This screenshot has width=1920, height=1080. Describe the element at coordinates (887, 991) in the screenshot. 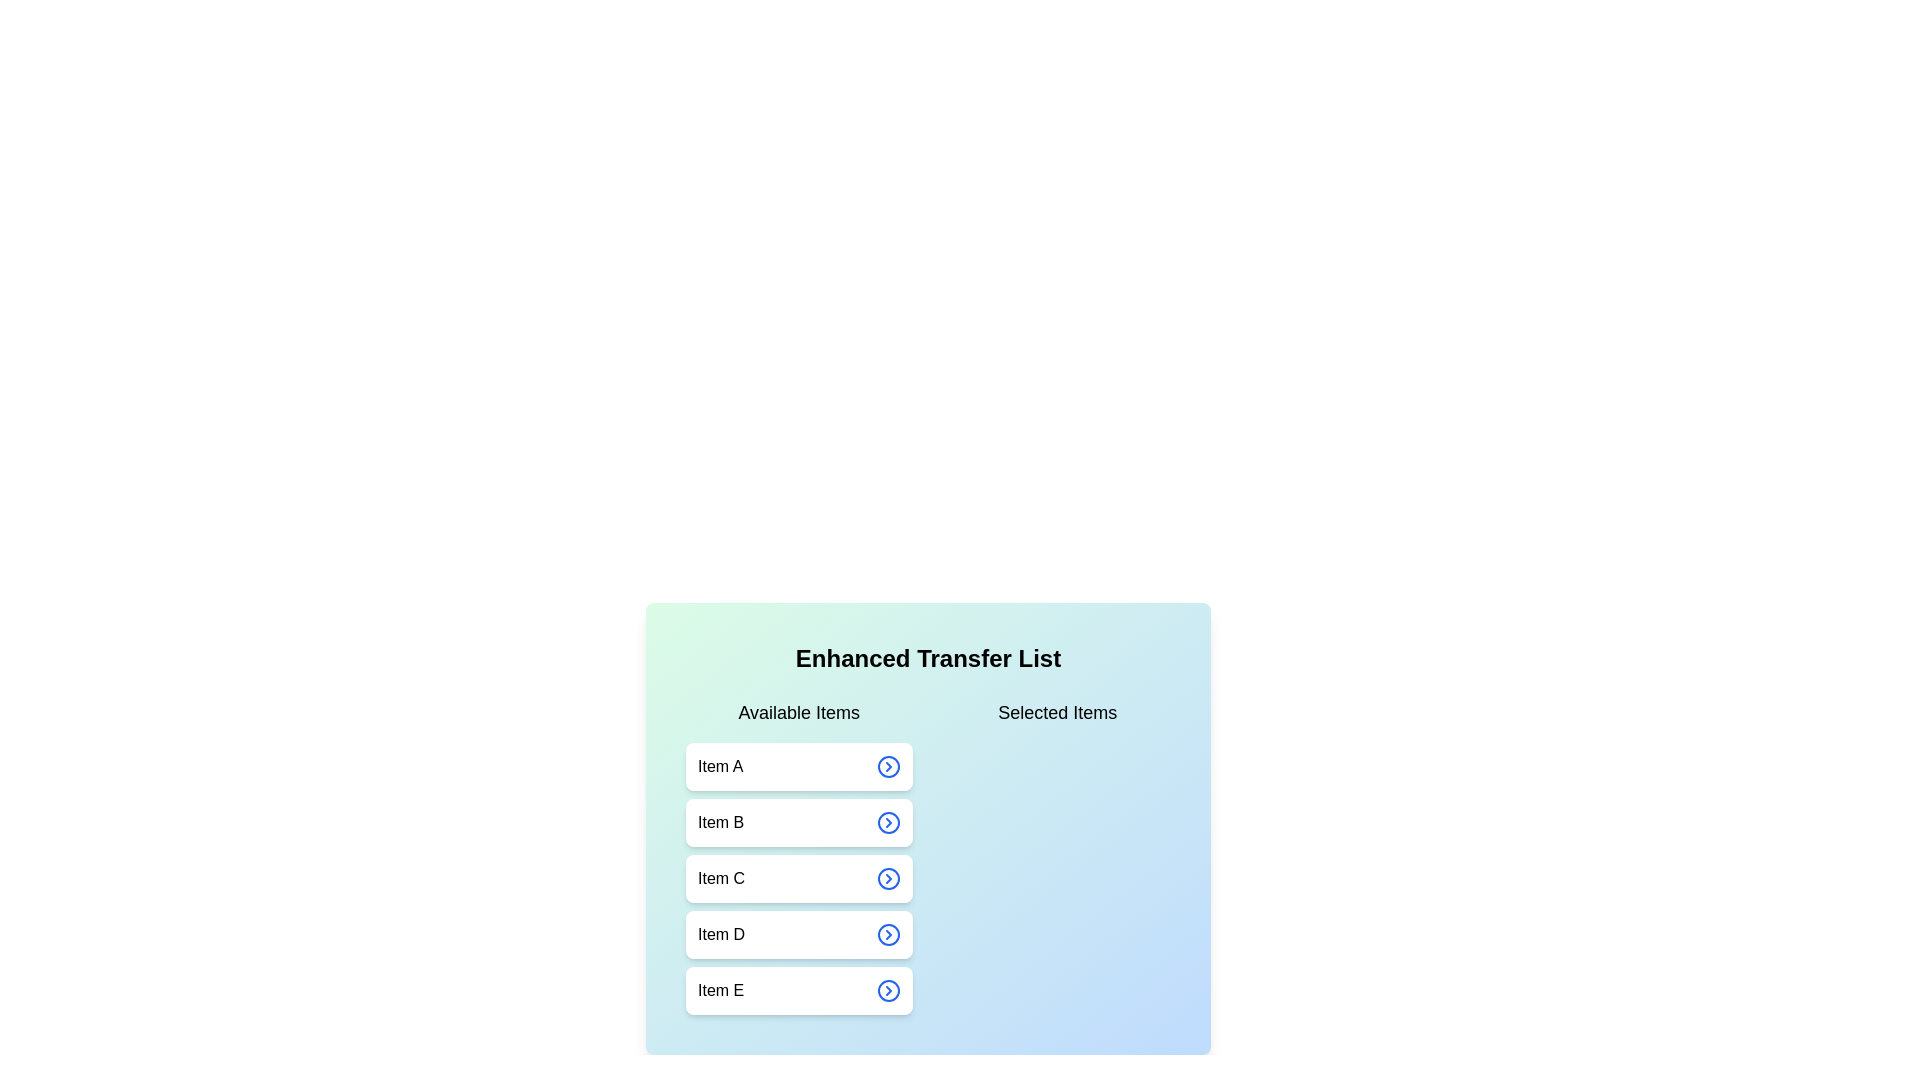

I see `arrow button next to Item E in the available list to transfer it to the selected list` at that location.